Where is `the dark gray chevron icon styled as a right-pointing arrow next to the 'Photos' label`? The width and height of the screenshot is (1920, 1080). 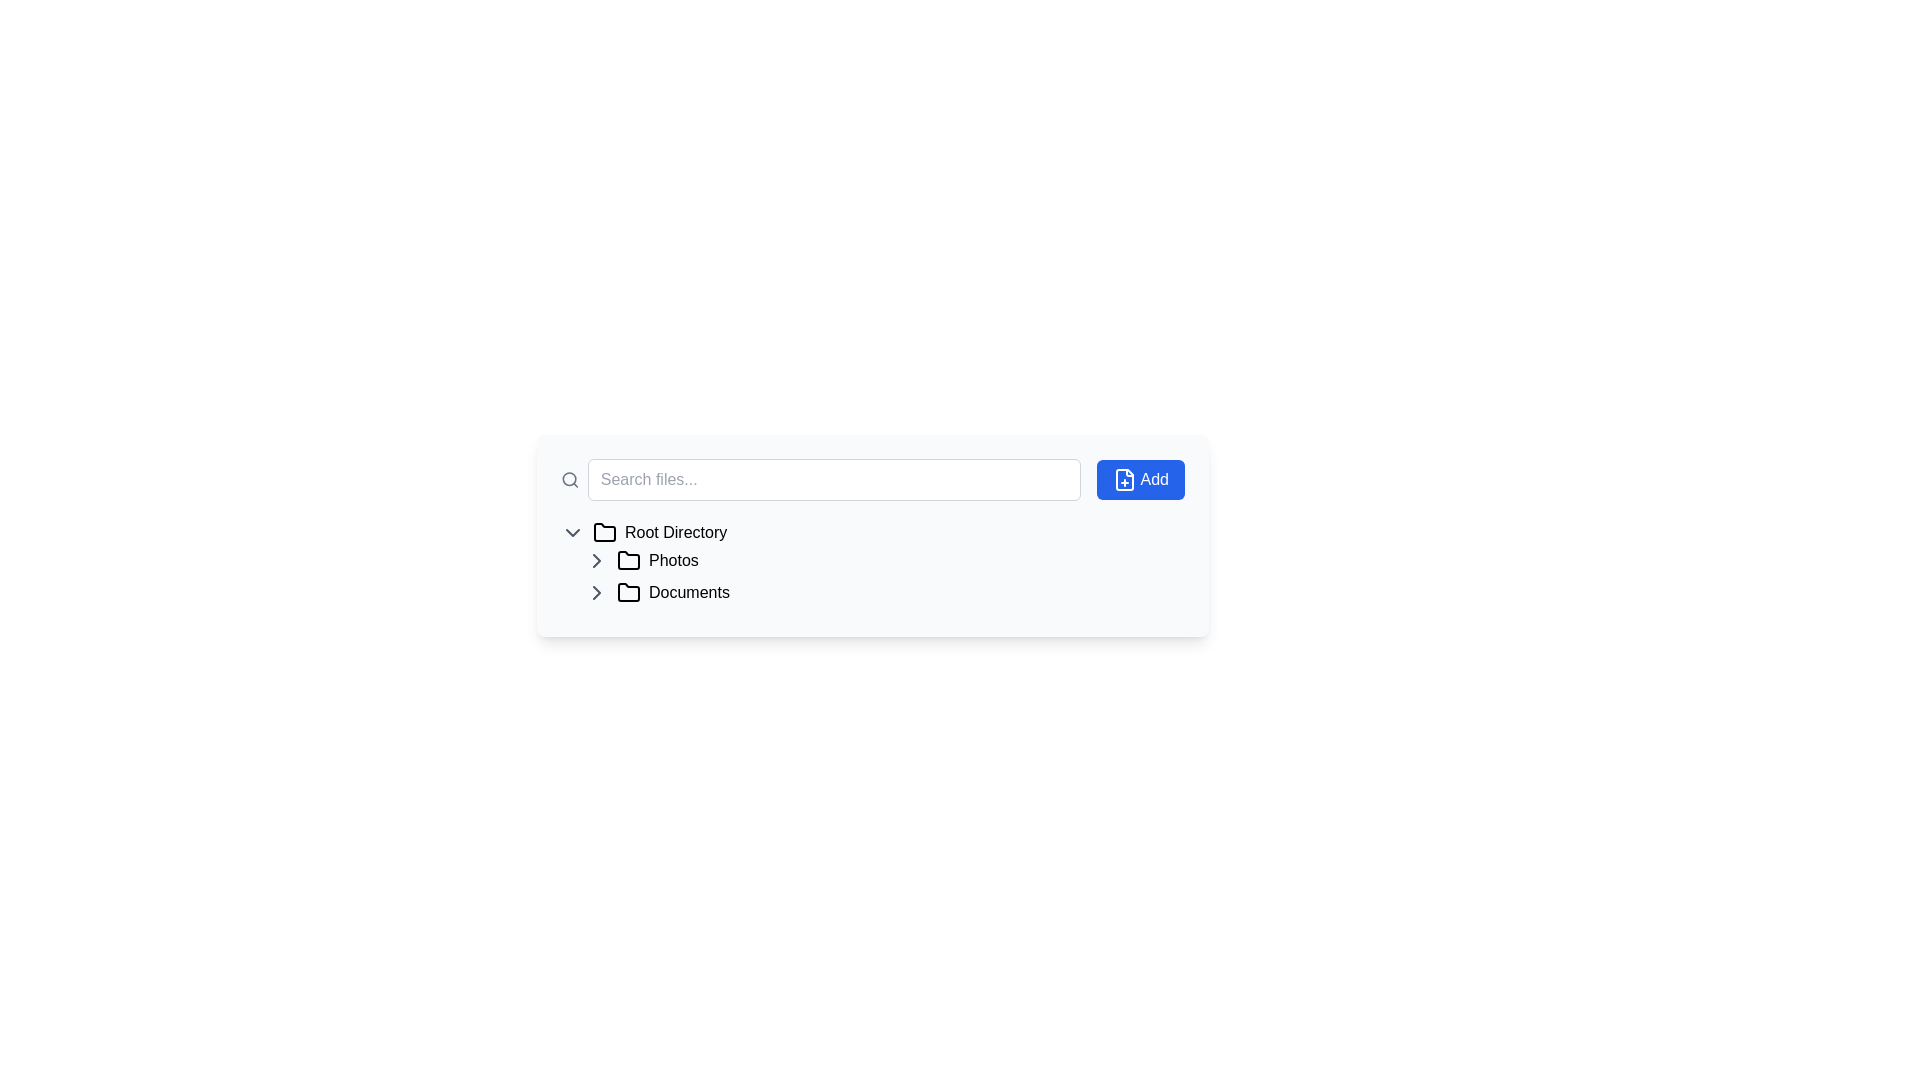
the dark gray chevron icon styled as a right-pointing arrow next to the 'Photos' label is located at coordinates (595, 560).